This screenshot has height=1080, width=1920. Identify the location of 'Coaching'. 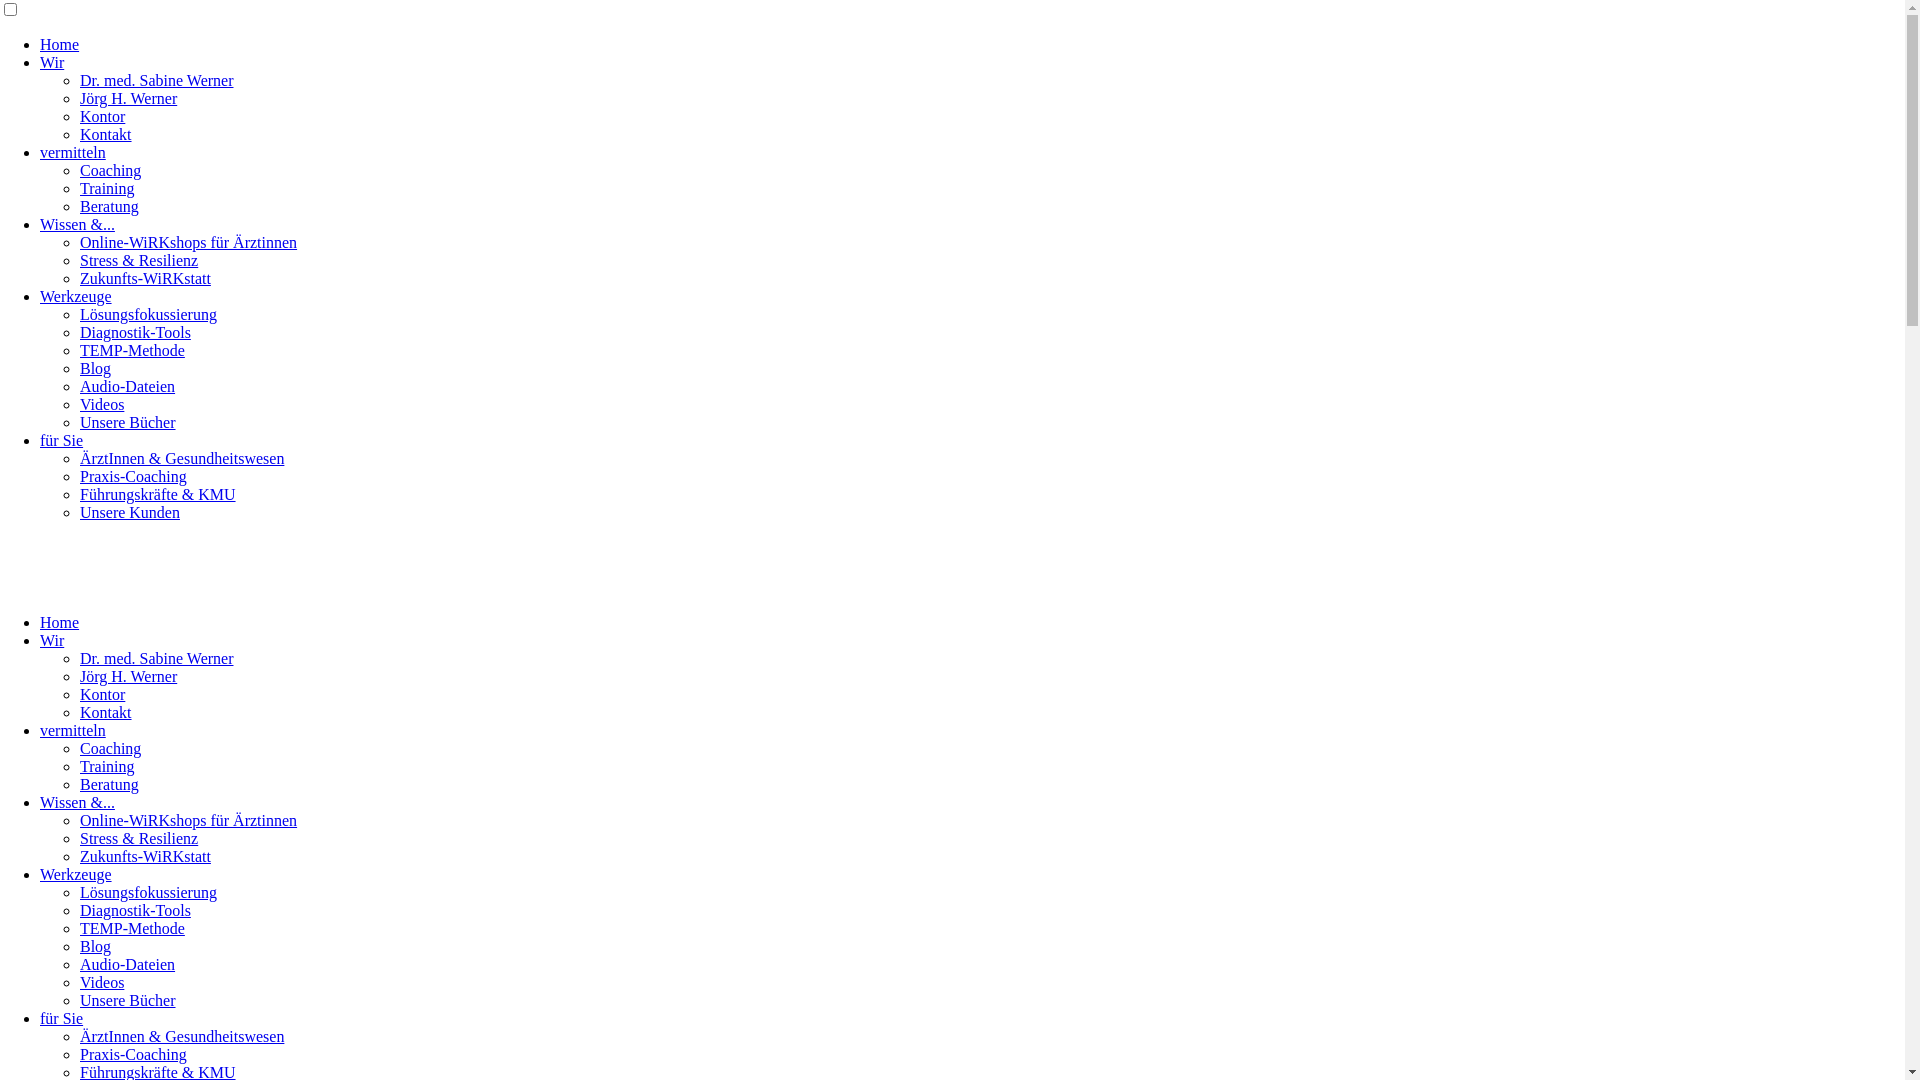
(109, 748).